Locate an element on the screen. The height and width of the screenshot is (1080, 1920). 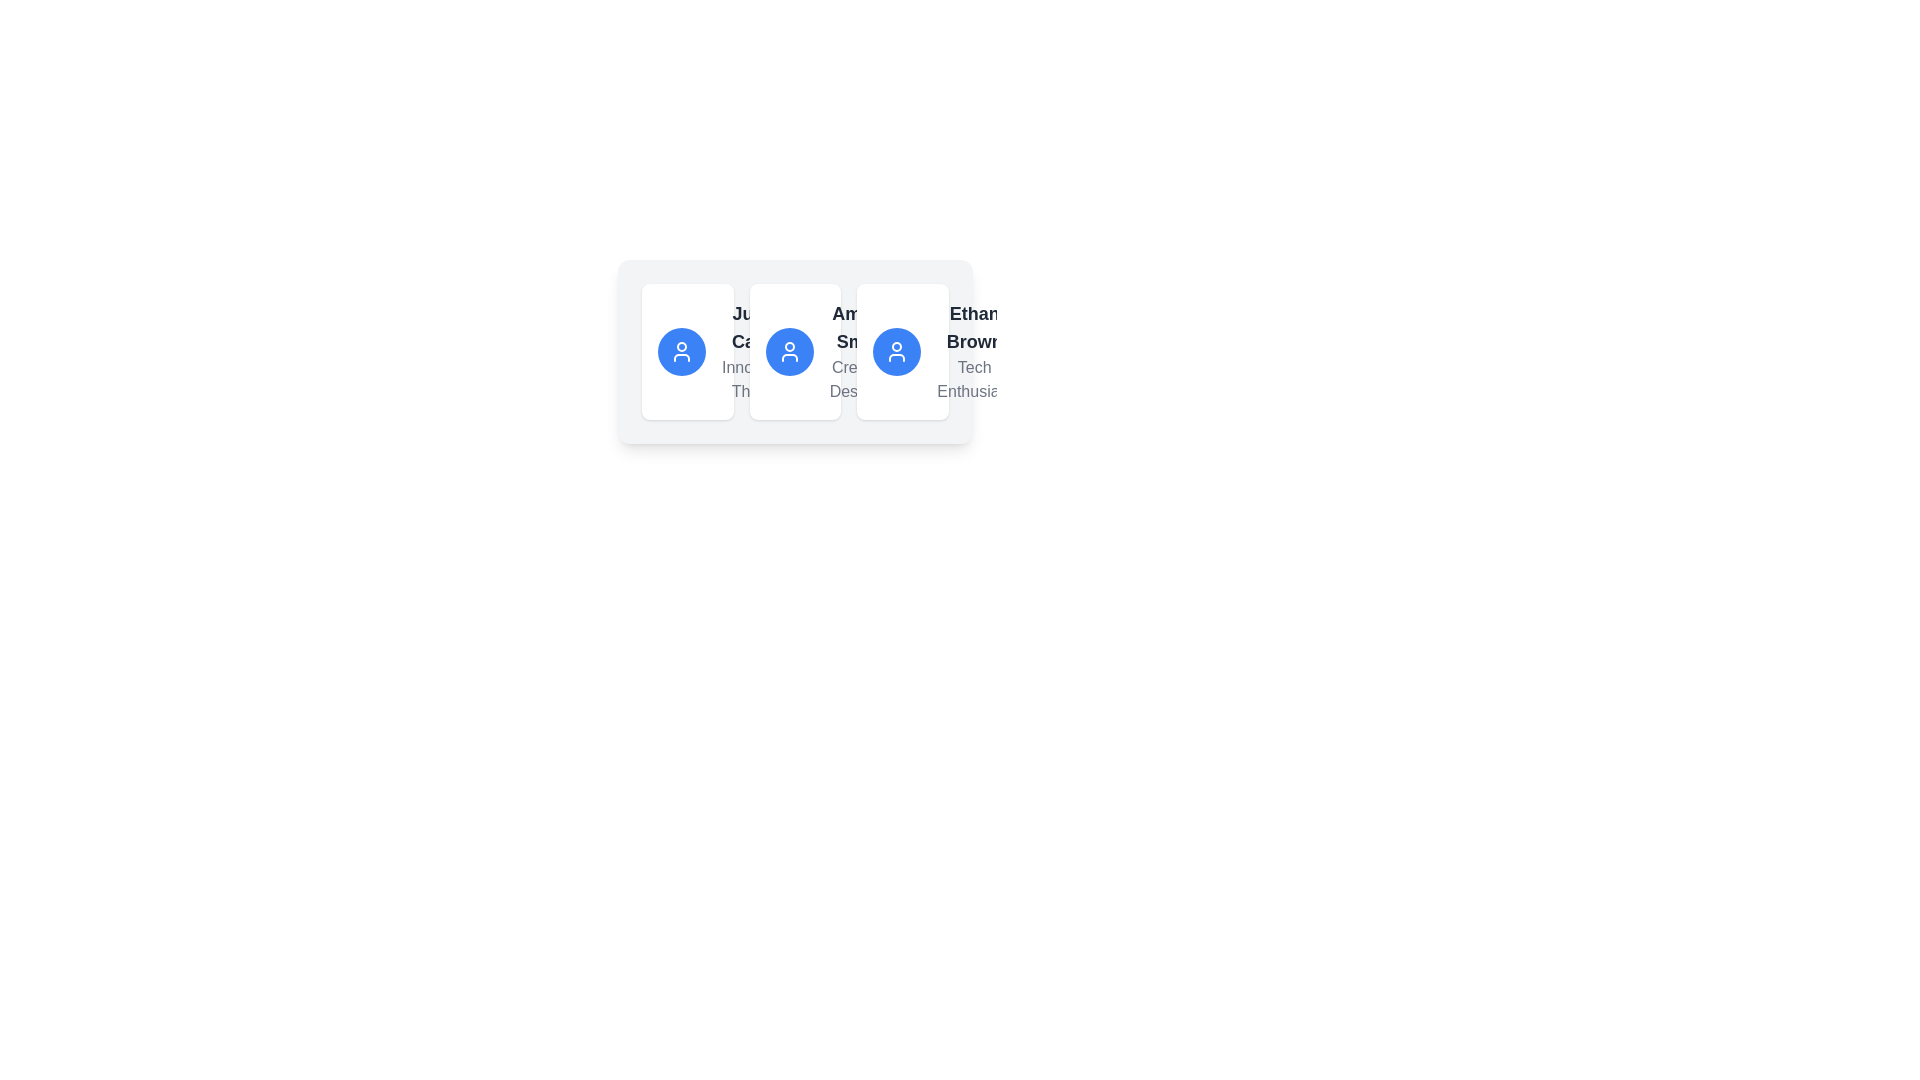
the text element displaying 'Ethan Brown', a profile display element on the far-right card in a horizontal list is located at coordinates (901, 350).